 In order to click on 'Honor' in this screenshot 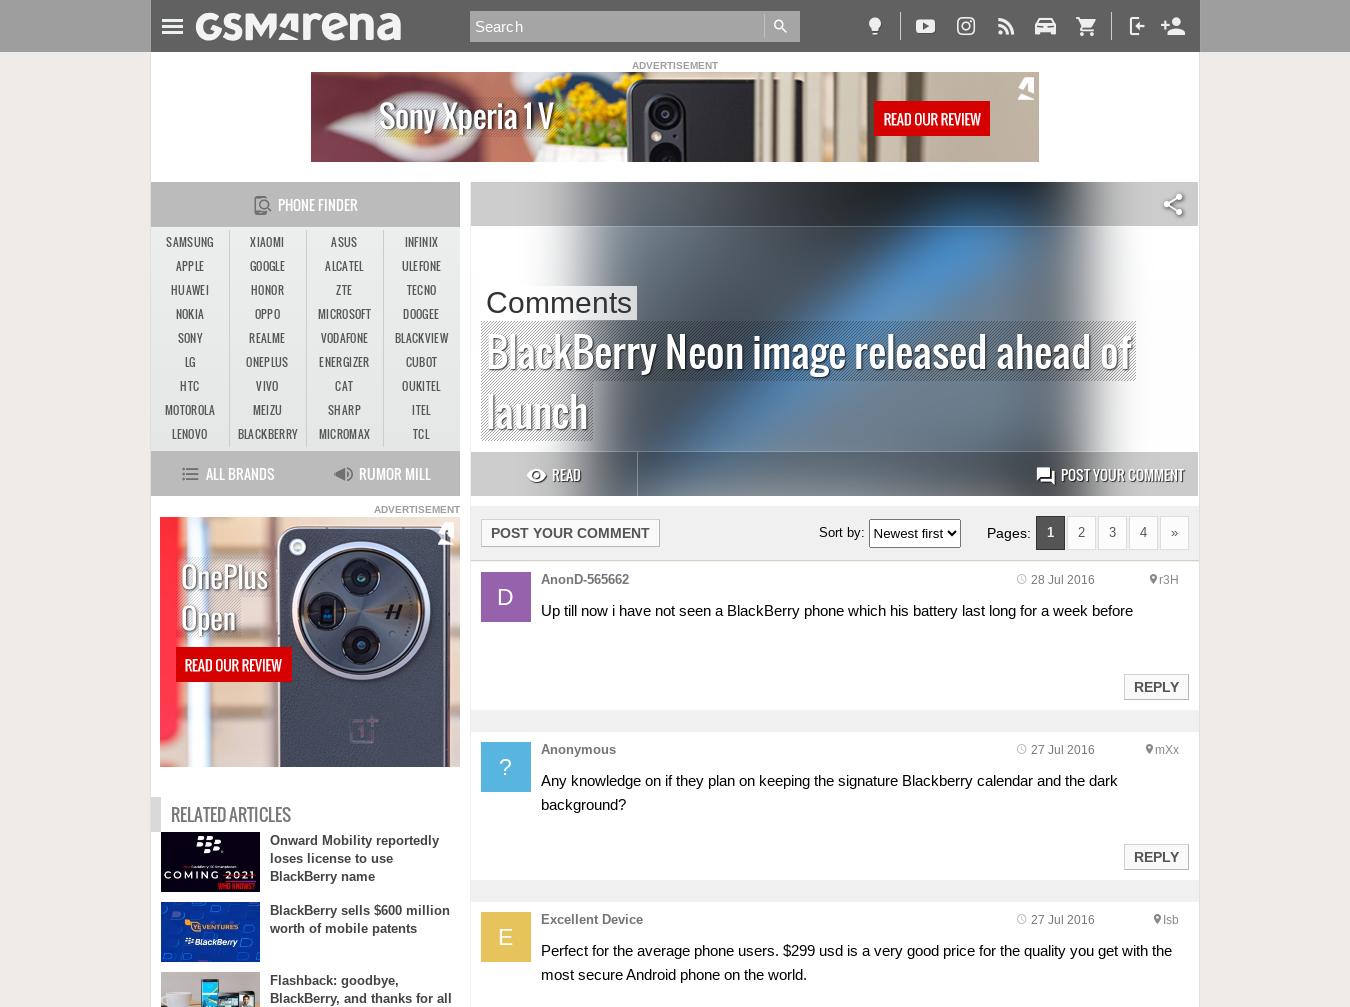, I will do `click(266, 290)`.